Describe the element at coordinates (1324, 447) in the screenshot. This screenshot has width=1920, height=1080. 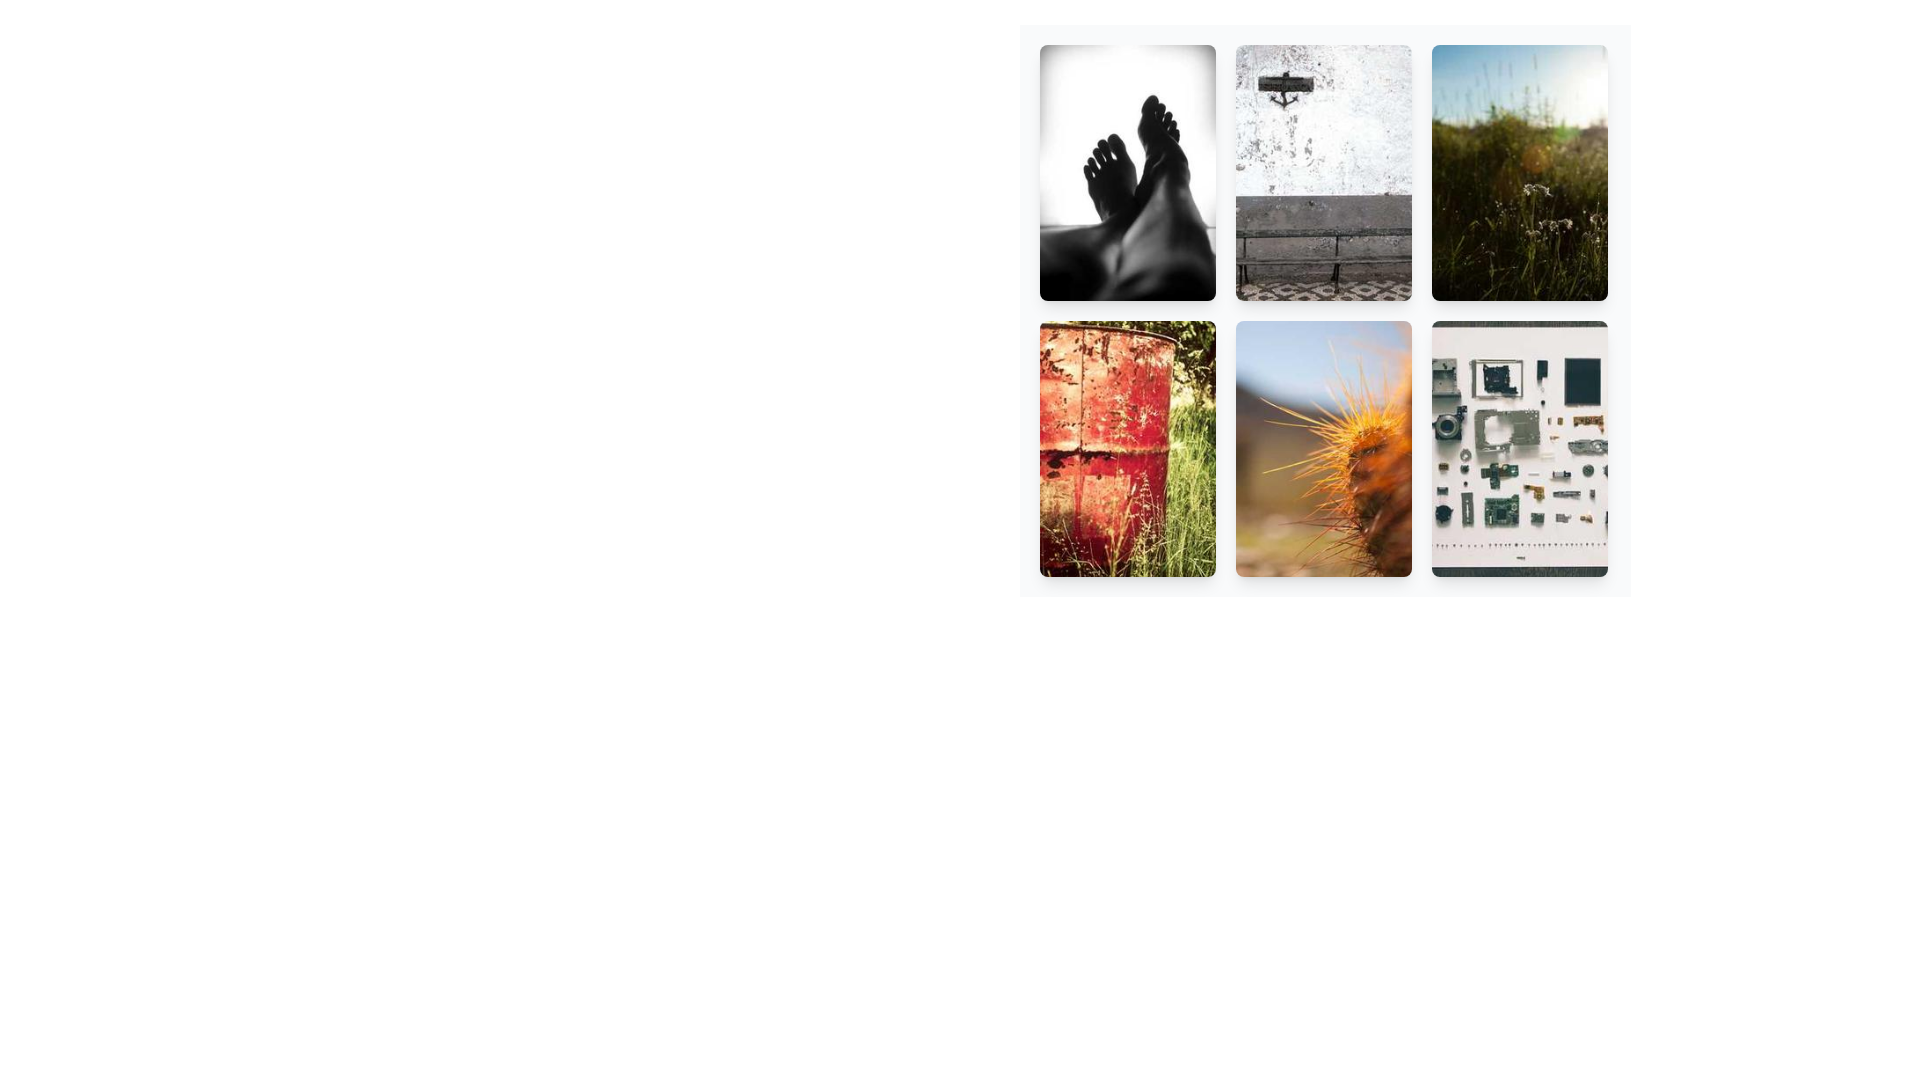
I see `the Interactive card located in the second row, third column of the grid structure to select it as a favorite item` at that location.